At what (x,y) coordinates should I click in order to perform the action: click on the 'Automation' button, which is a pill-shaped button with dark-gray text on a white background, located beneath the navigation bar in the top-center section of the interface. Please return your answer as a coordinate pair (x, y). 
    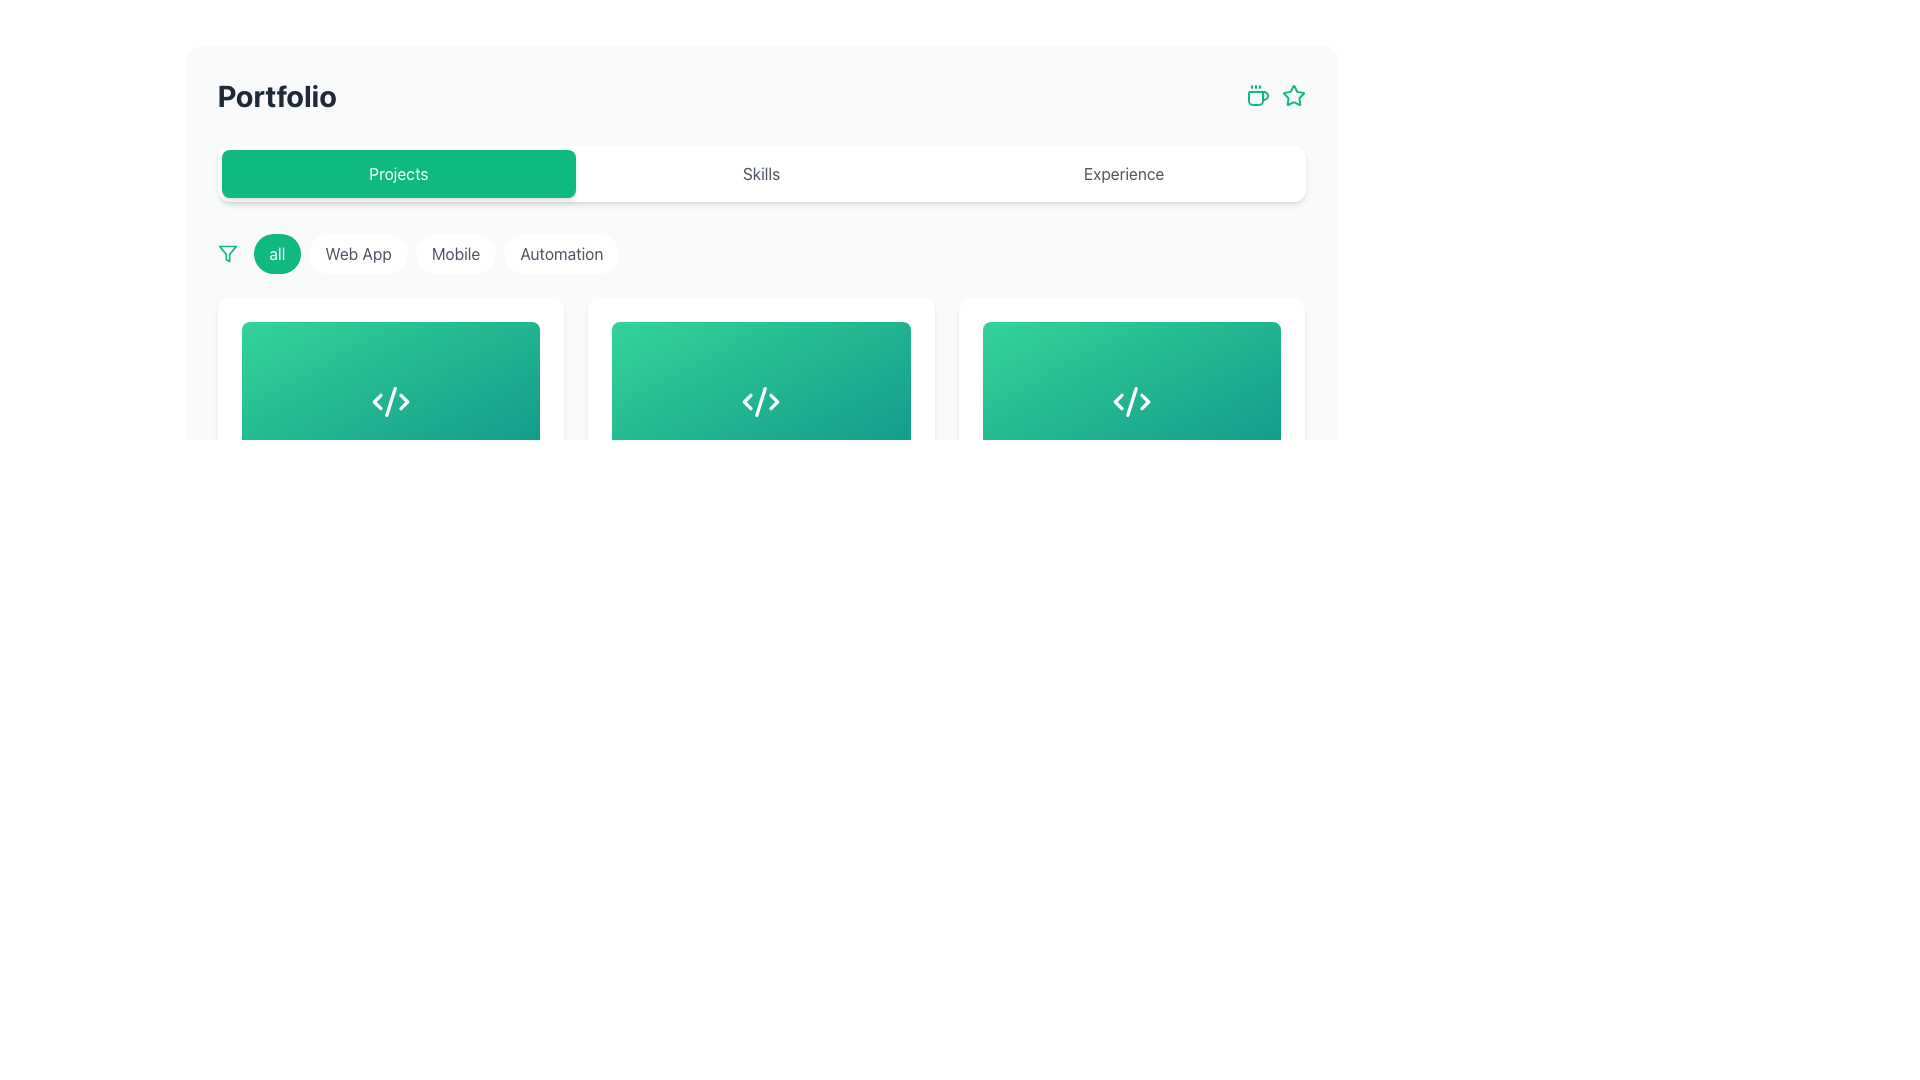
    Looking at the image, I should click on (560, 253).